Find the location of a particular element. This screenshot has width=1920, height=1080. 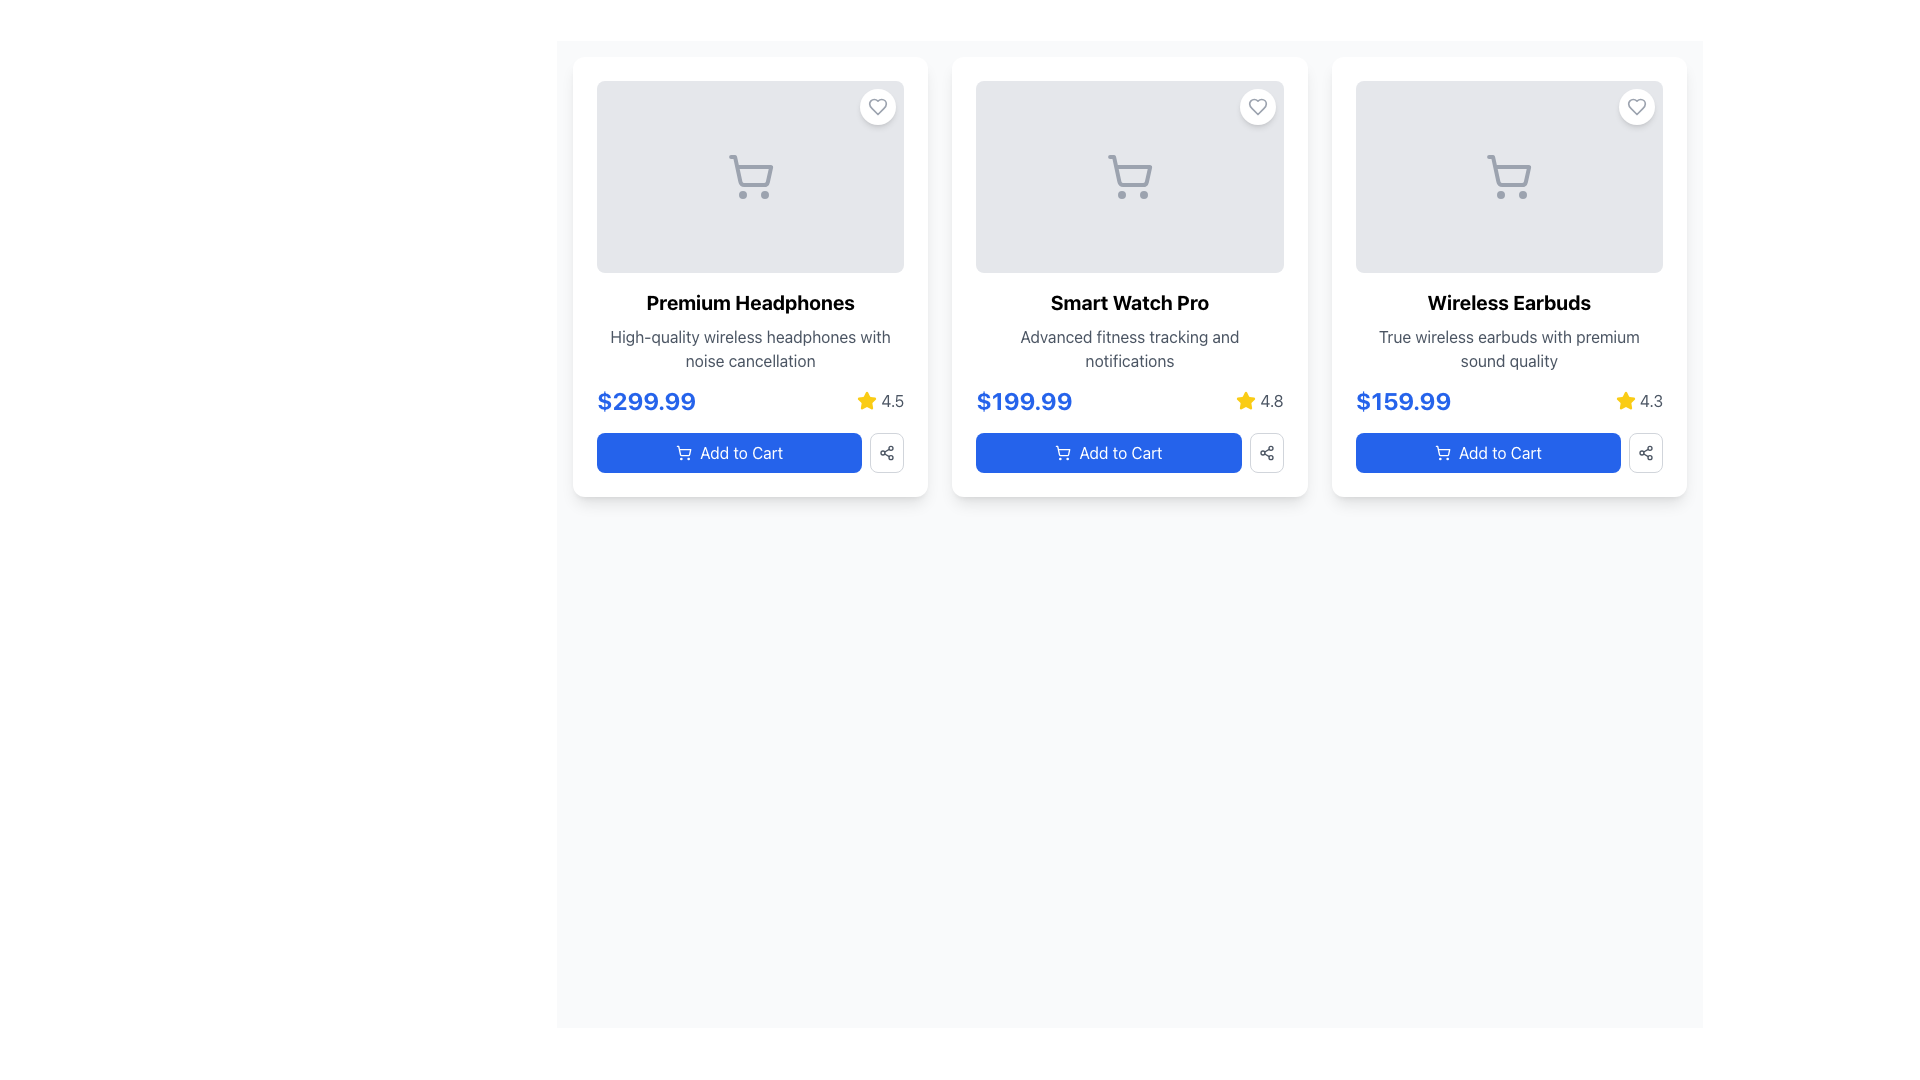

the button located at the bottom of the card displaying 'Wireless Earbuds' is located at coordinates (1488, 452).